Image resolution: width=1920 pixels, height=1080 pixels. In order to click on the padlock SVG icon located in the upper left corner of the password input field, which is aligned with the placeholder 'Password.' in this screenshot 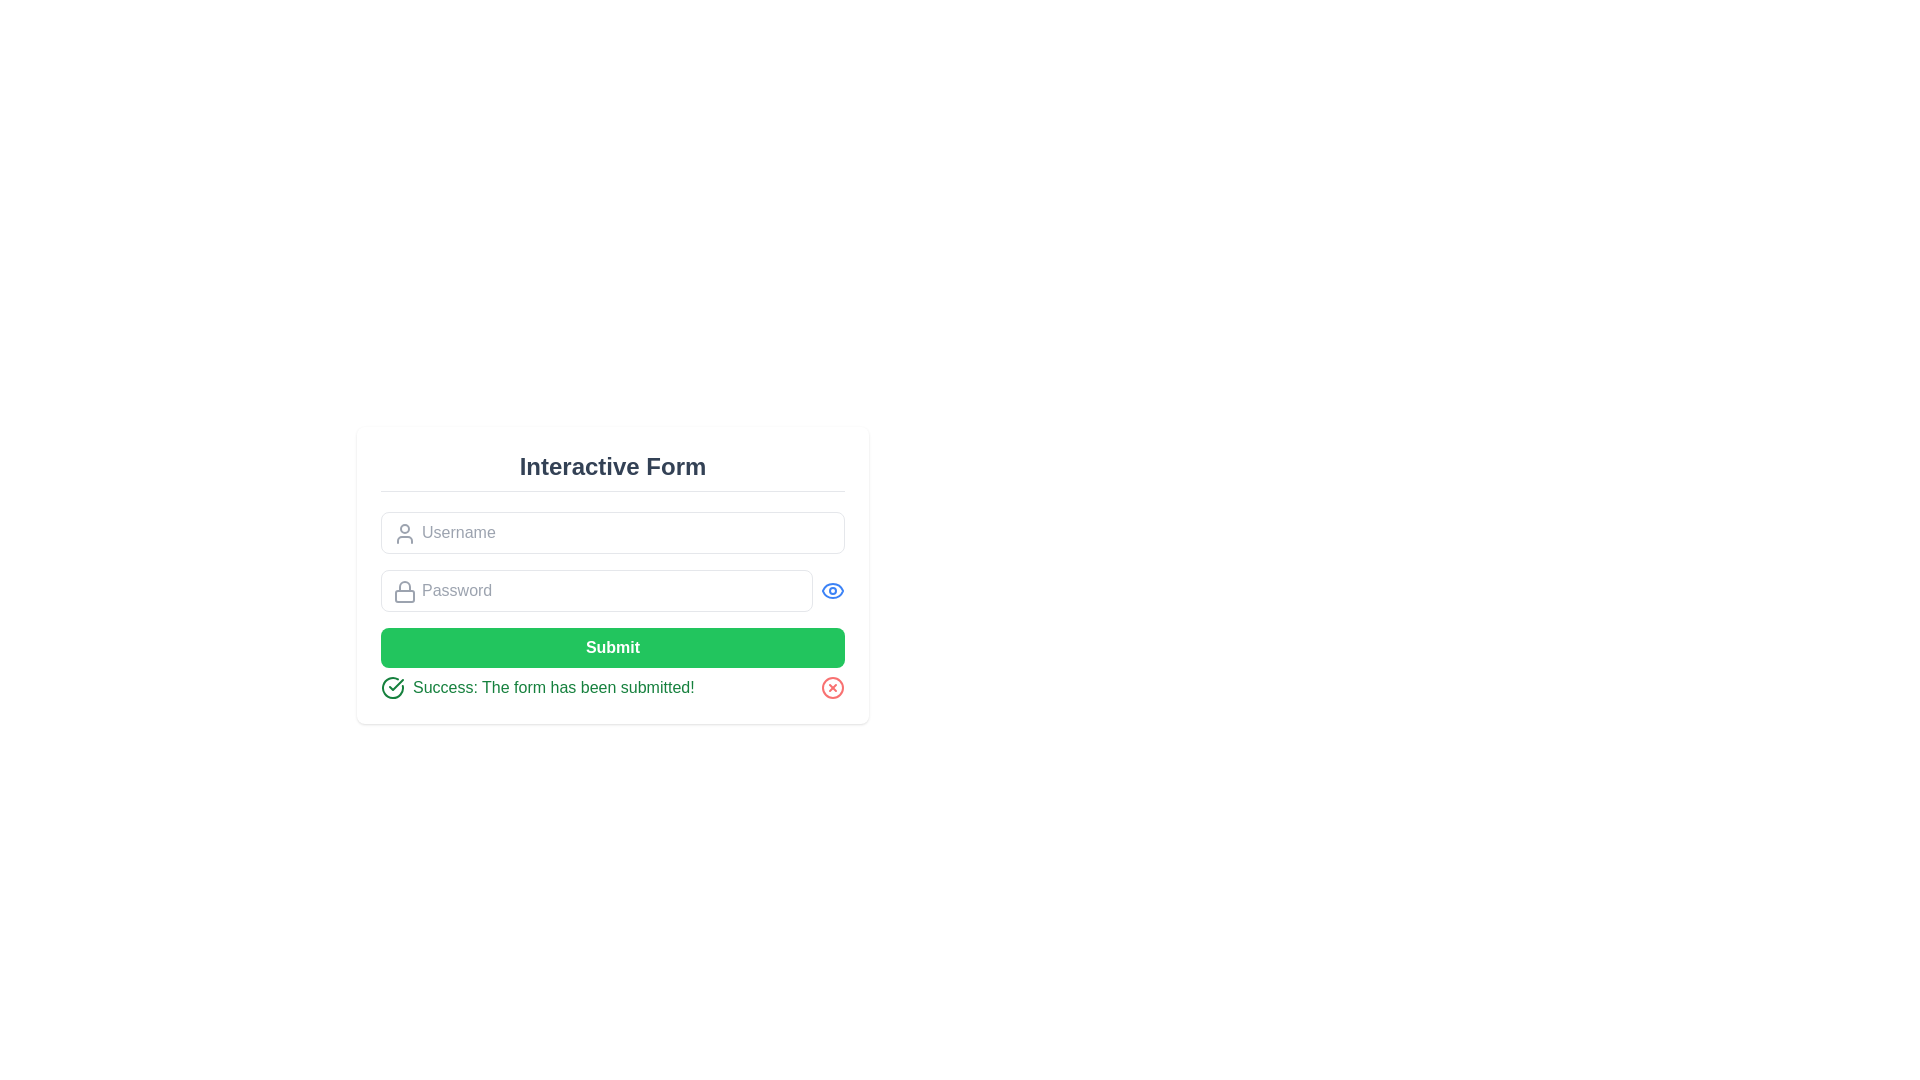, I will do `click(403, 590)`.